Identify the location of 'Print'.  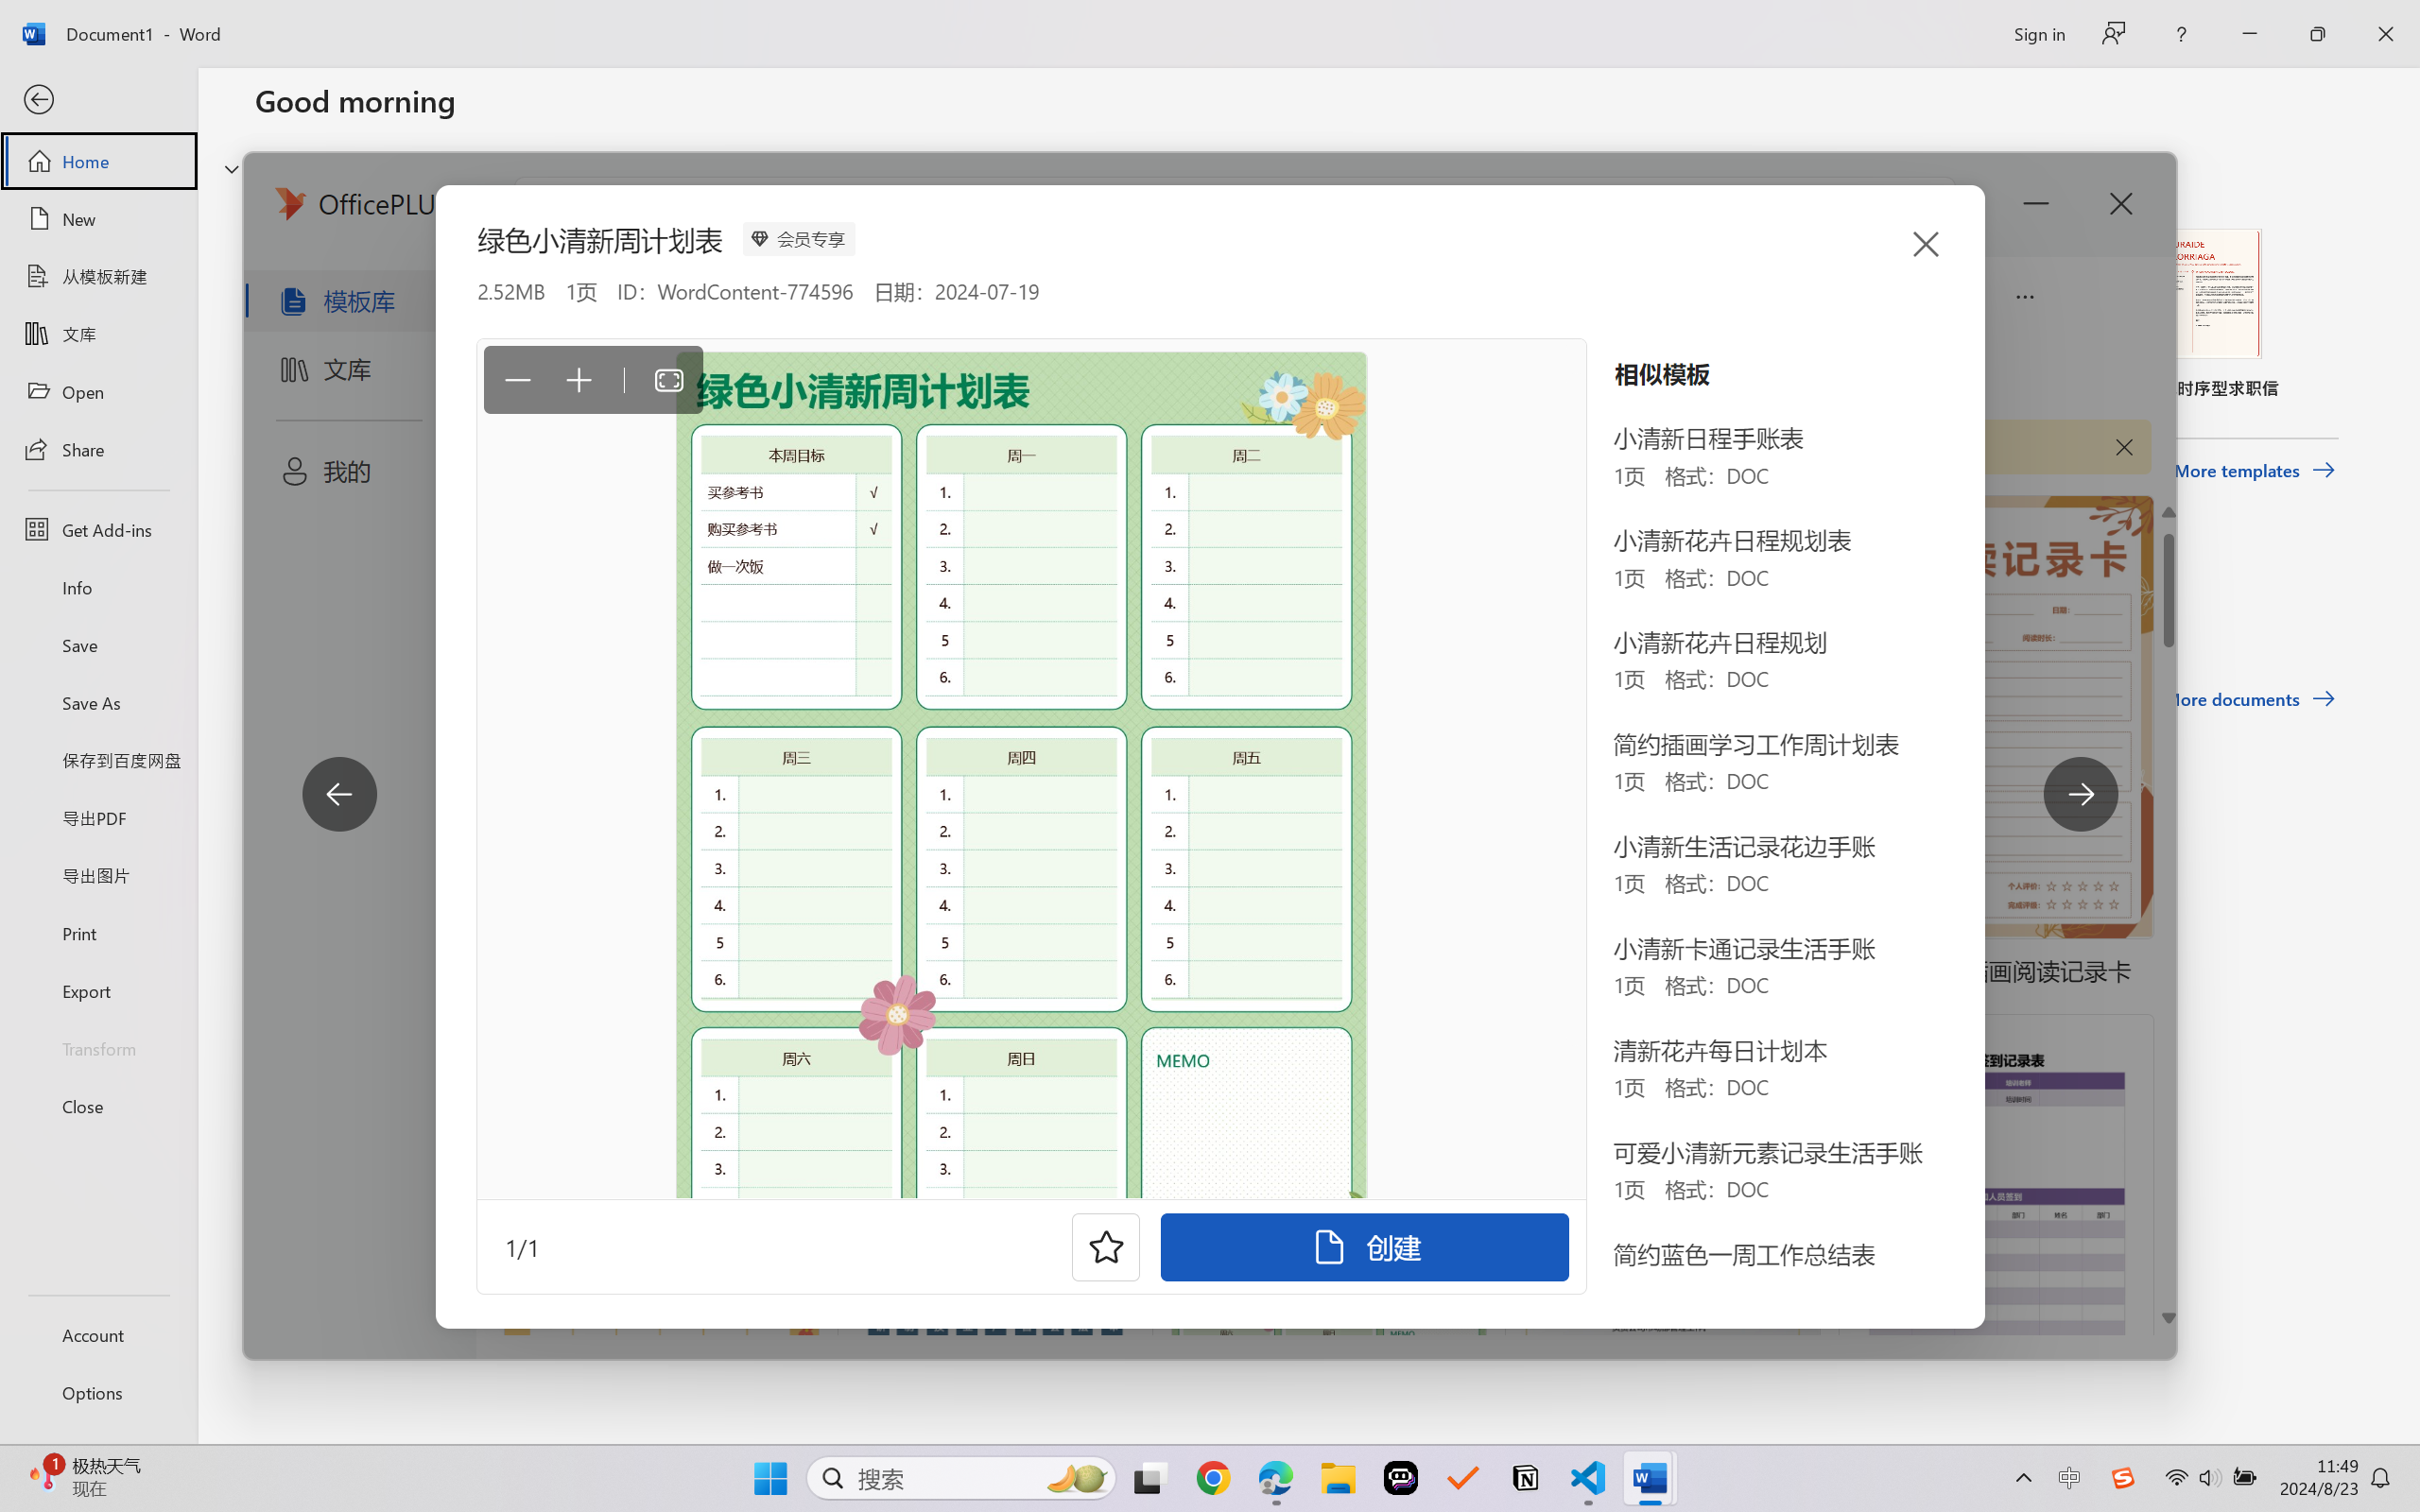
(97, 933).